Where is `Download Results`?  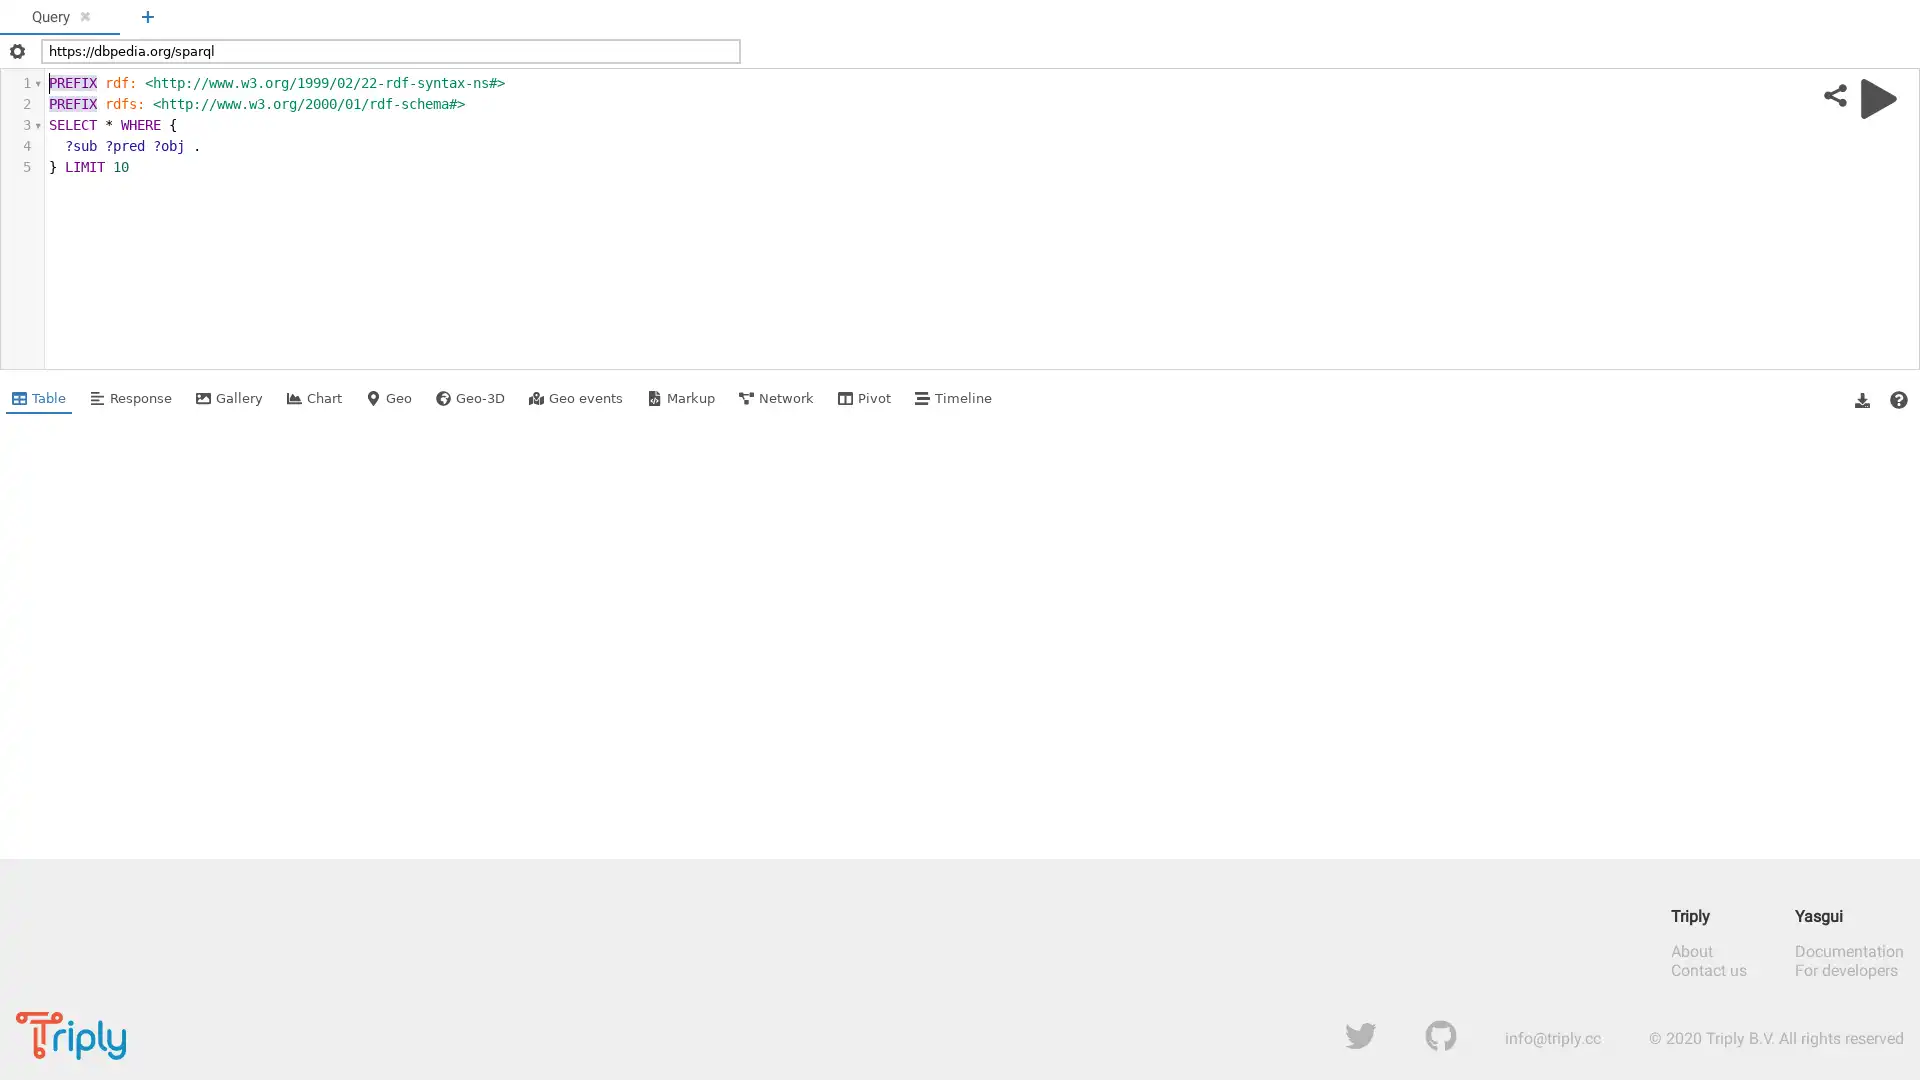 Download Results is located at coordinates (1861, 400).